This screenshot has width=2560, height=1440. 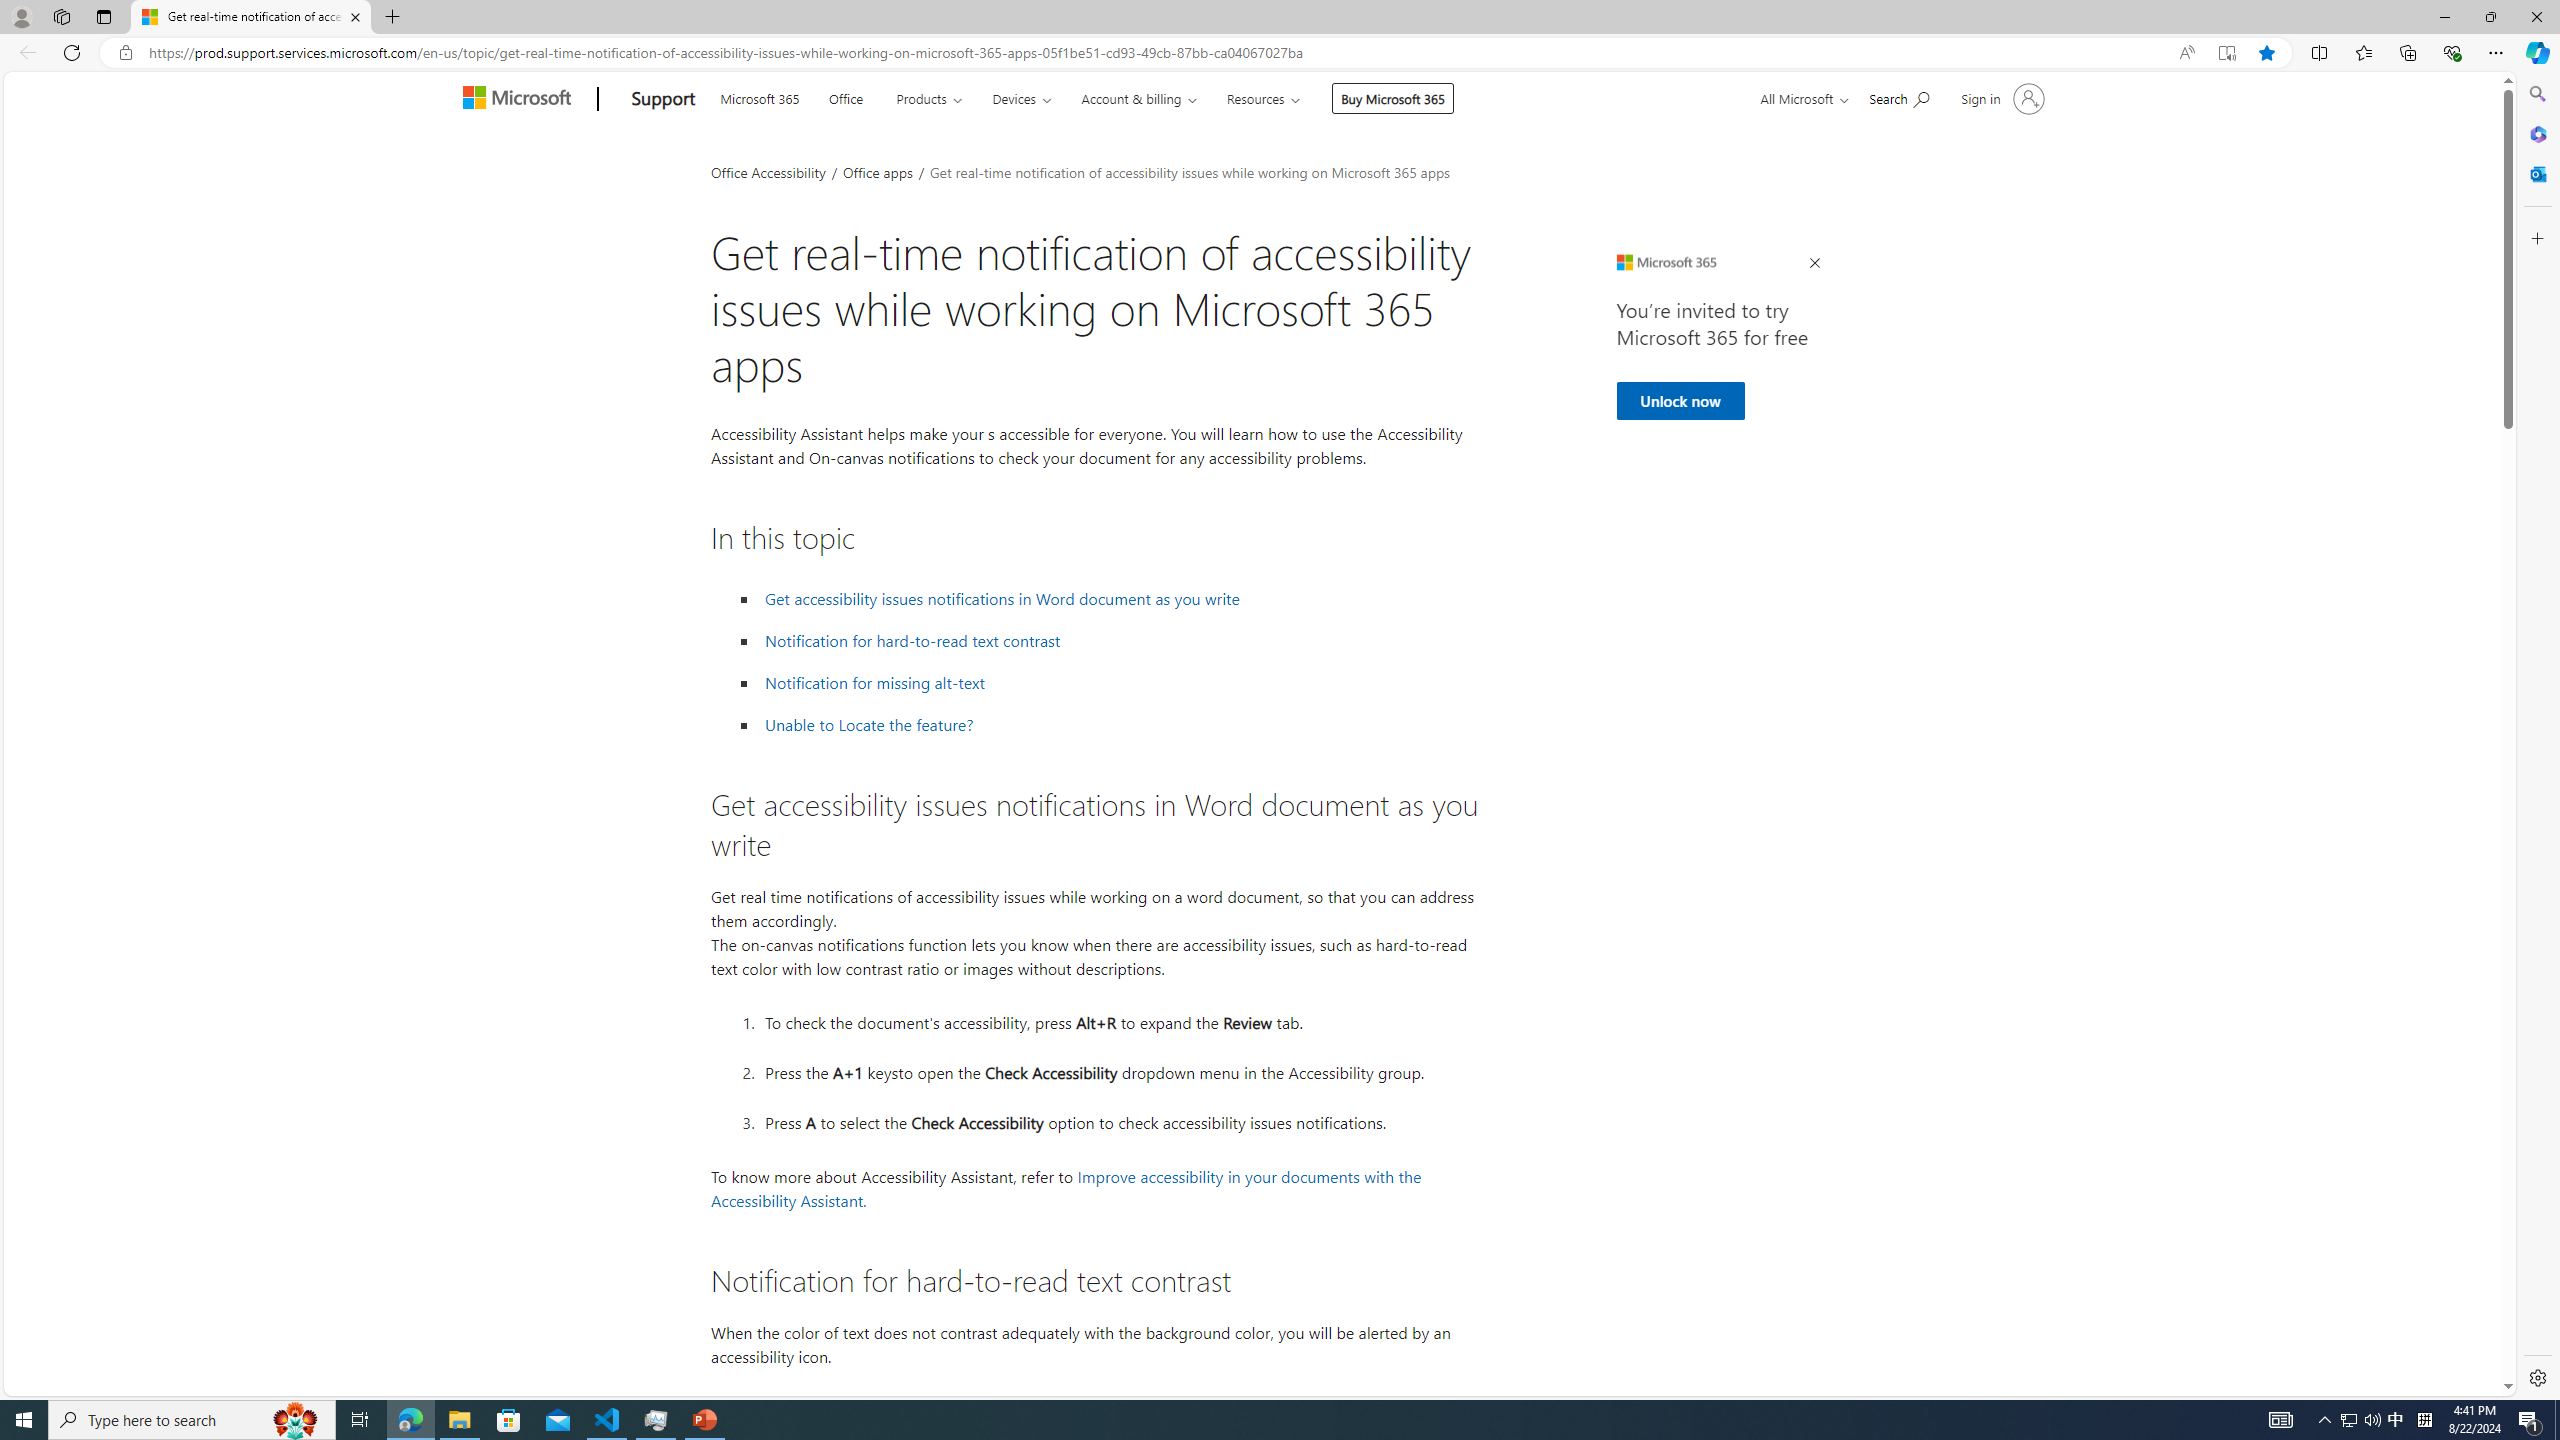 I want to click on 'Microsoft 365', so click(x=759, y=95).